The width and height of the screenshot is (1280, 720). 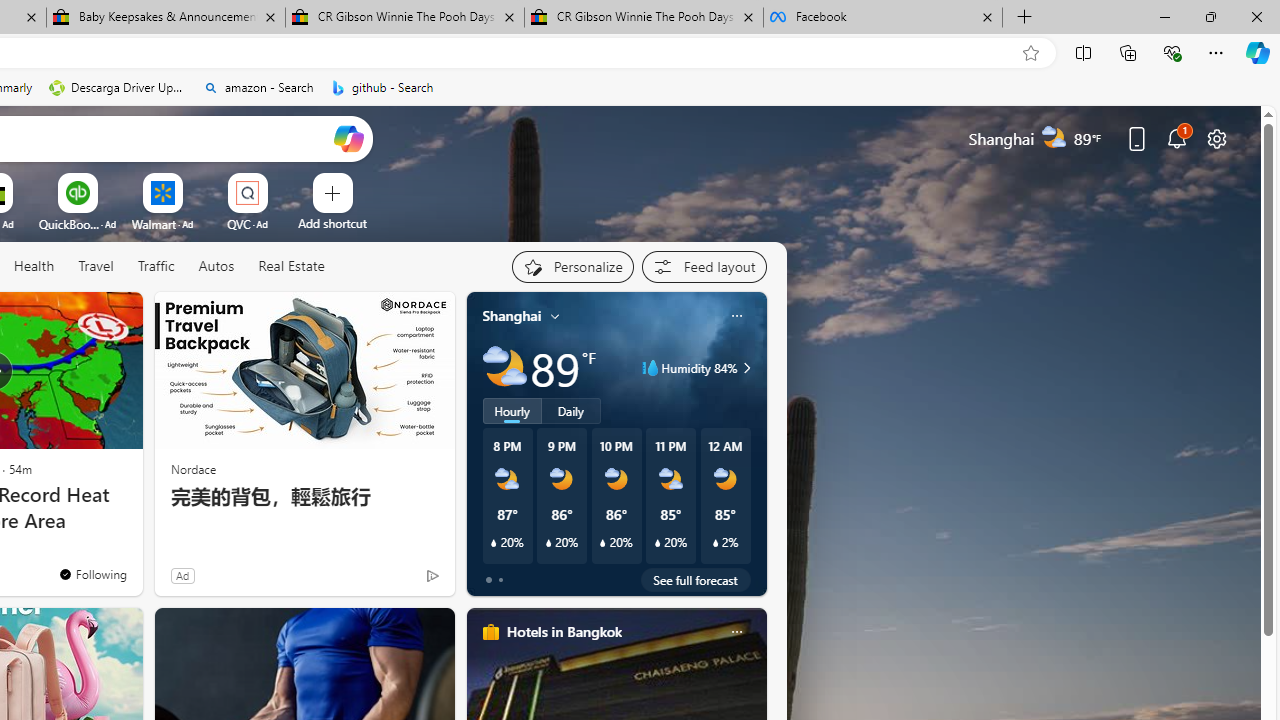 I want to click on 'Descarga Driver Updater', so click(x=117, y=87).